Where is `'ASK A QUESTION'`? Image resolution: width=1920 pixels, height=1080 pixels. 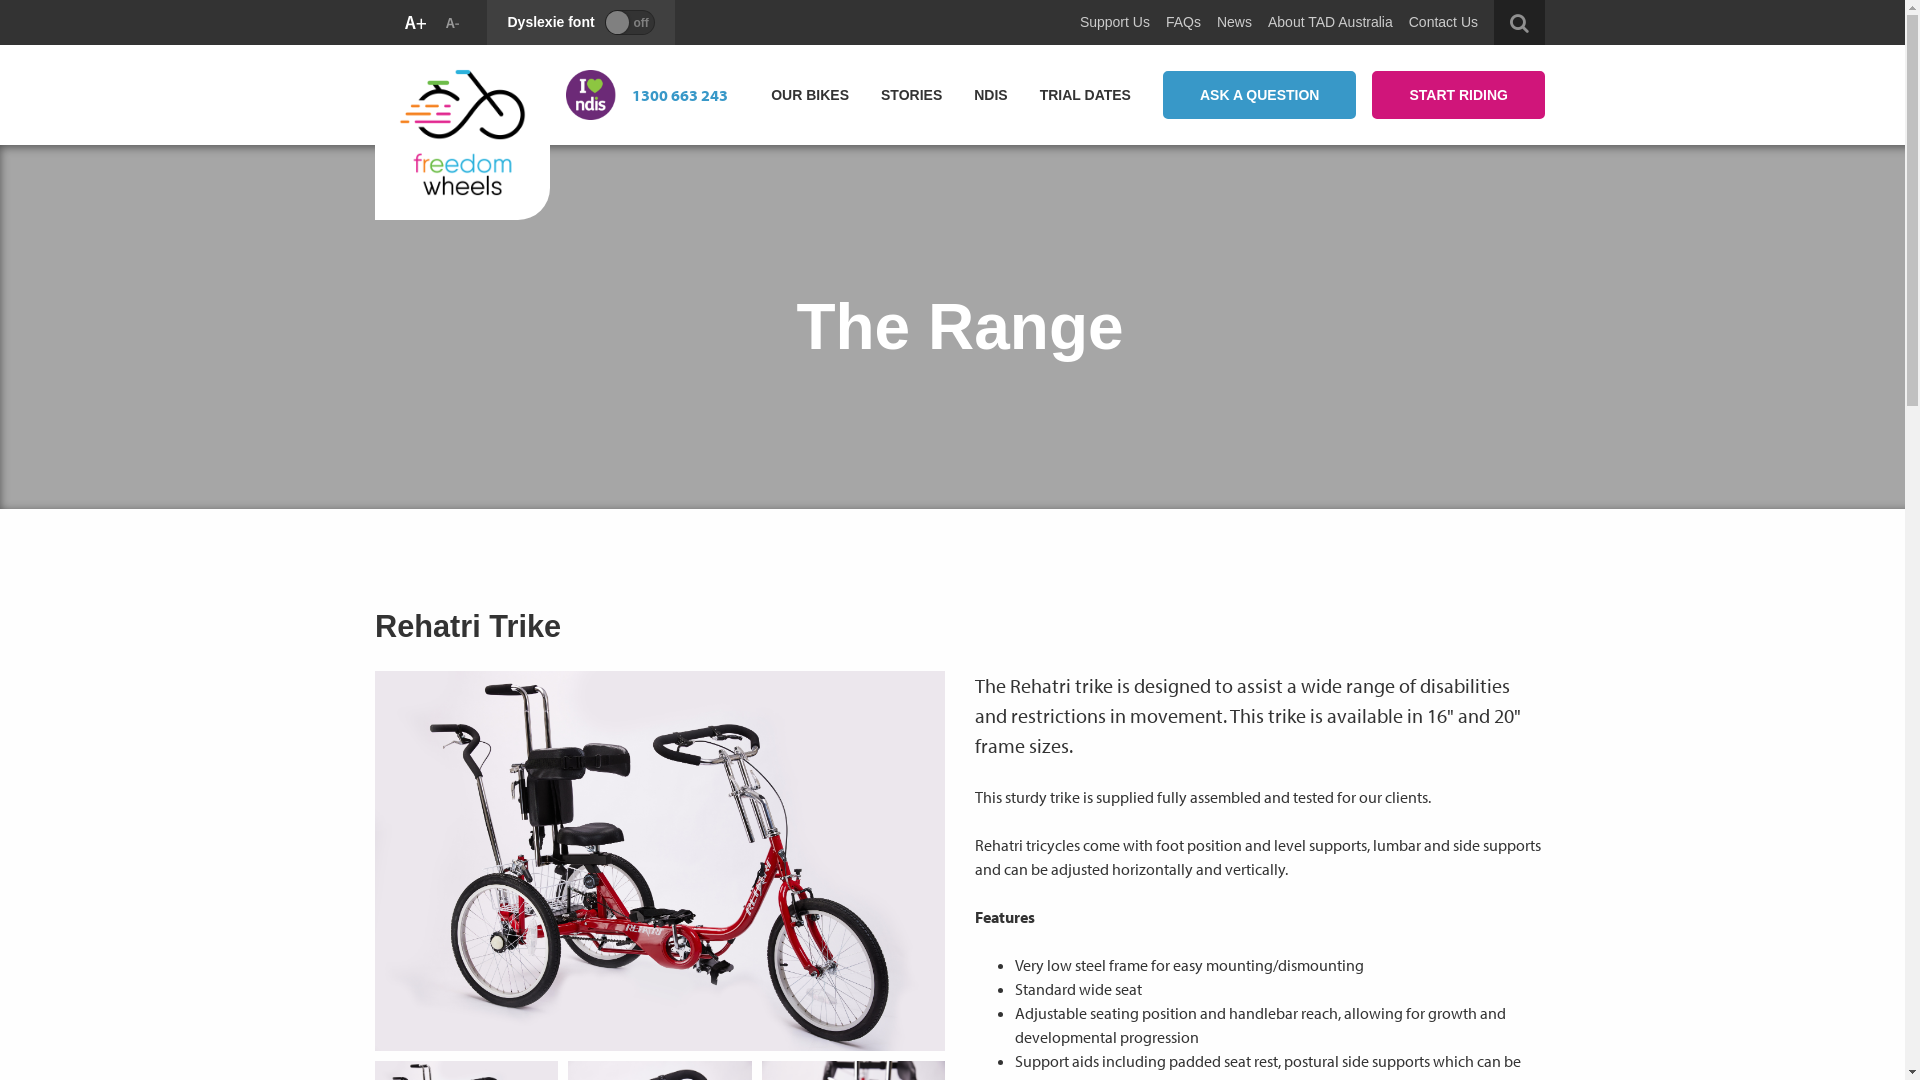
'ASK A QUESTION' is located at coordinates (1162, 95).